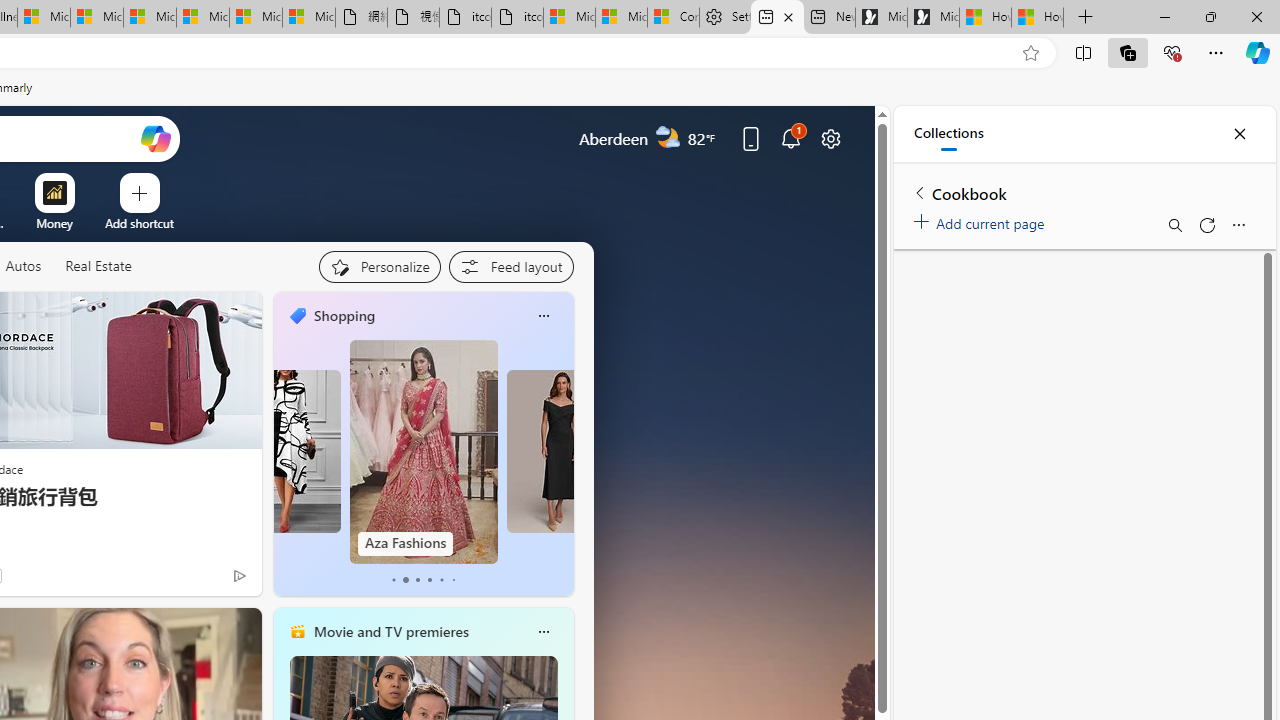 The height and width of the screenshot is (720, 1280). Describe the element at coordinates (668, 136) in the screenshot. I see `'Partly cloudy'` at that location.